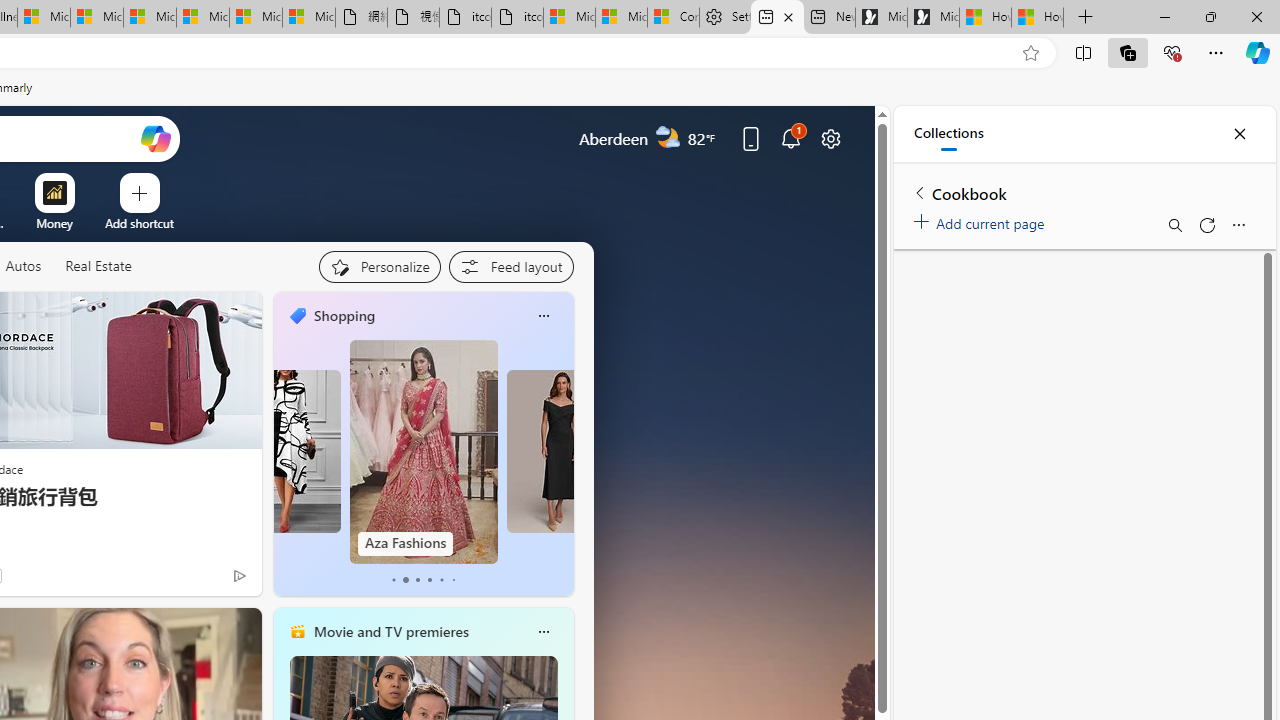 The height and width of the screenshot is (720, 1280). Describe the element at coordinates (668, 136) in the screenshot. I see `'Partly cloudy'` at that location.